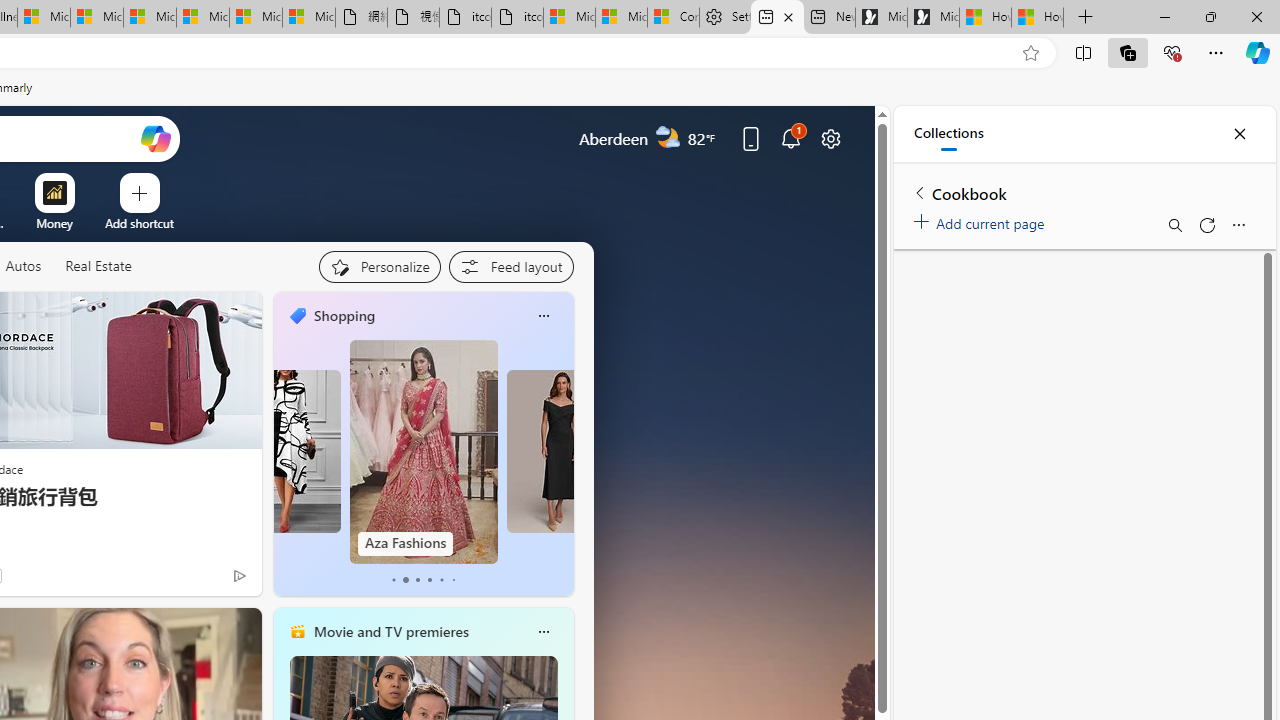 The height and width of the screenshot is (720, 1280). Describe the element at coordinates (668, 136) in the screenshot. I see `'Partly cloudy'` at that location.